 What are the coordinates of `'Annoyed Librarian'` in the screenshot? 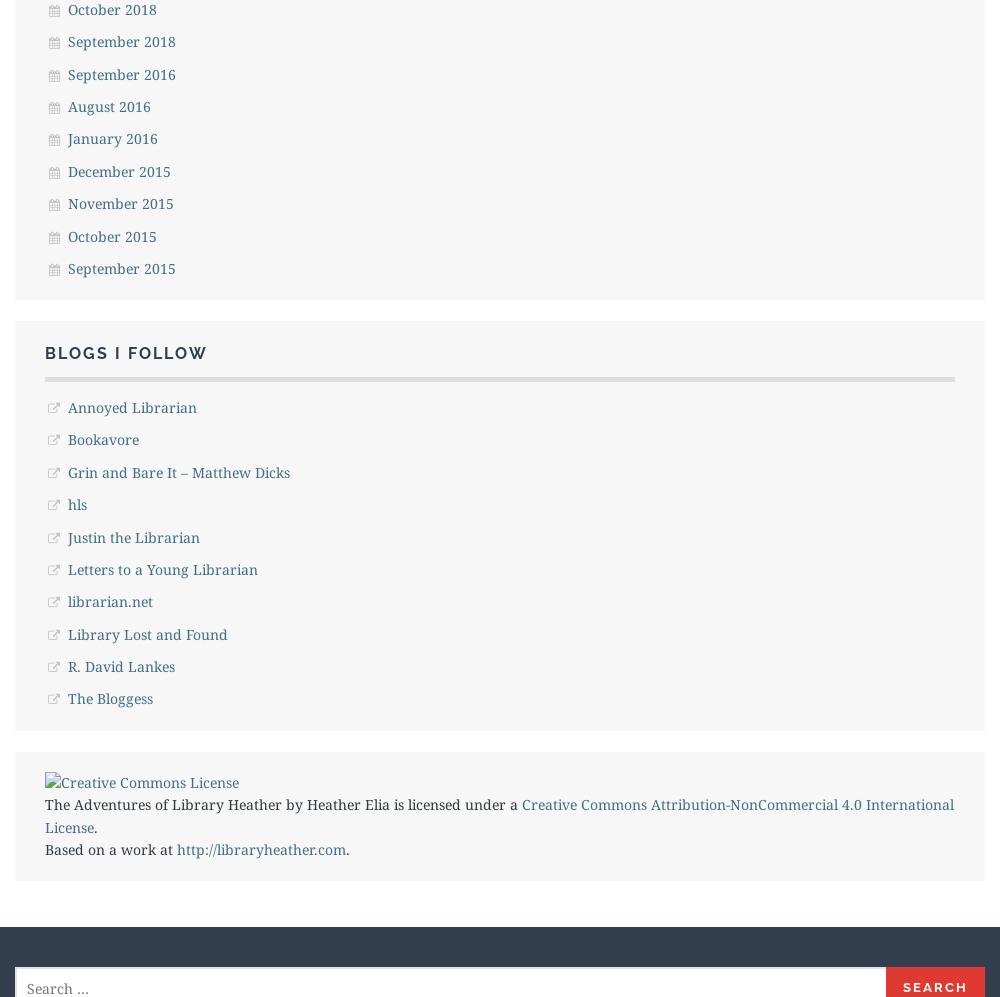 It's located at (132, 406).